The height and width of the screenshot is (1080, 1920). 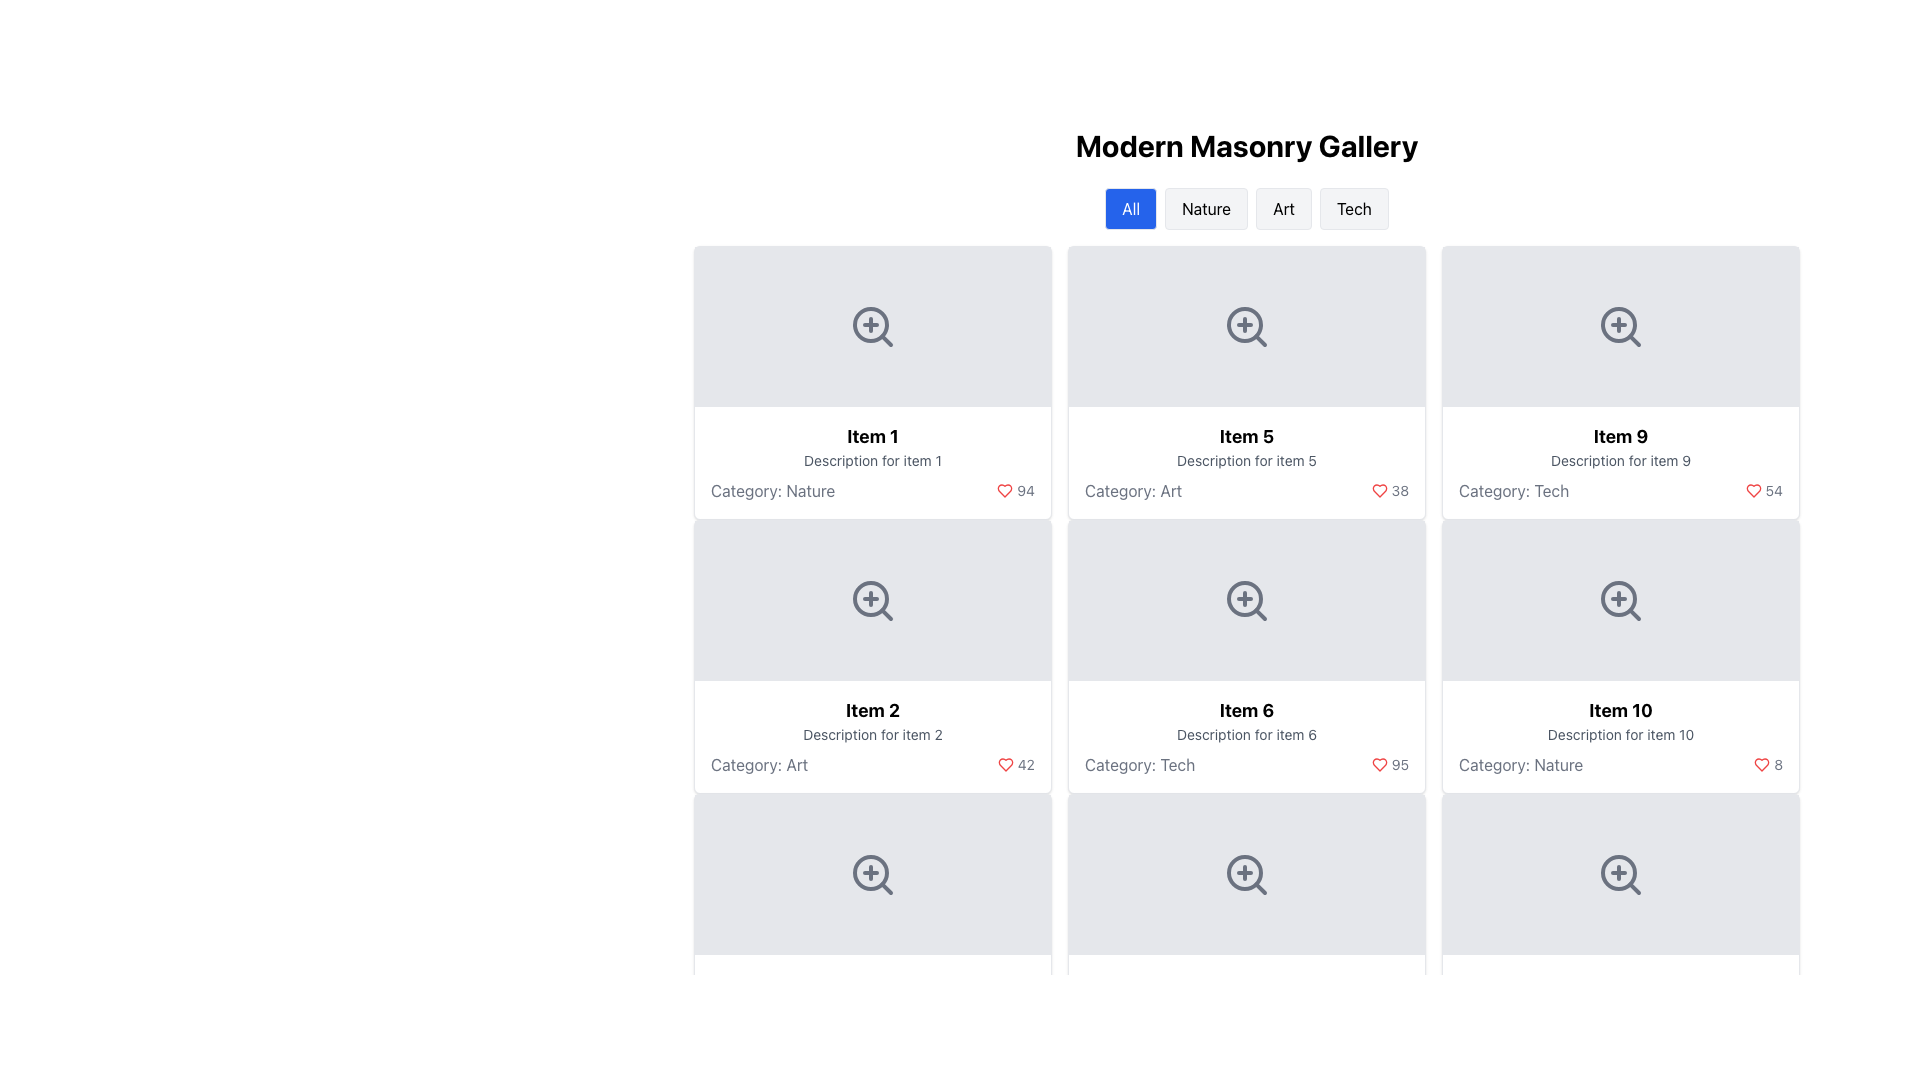 I want to click on the zoom-in icon represented by a gray magnifying glass with a plus sign, located at the top-center of the card labeled 'Item 9' in the grid layout, so click(x=1621, y=326).